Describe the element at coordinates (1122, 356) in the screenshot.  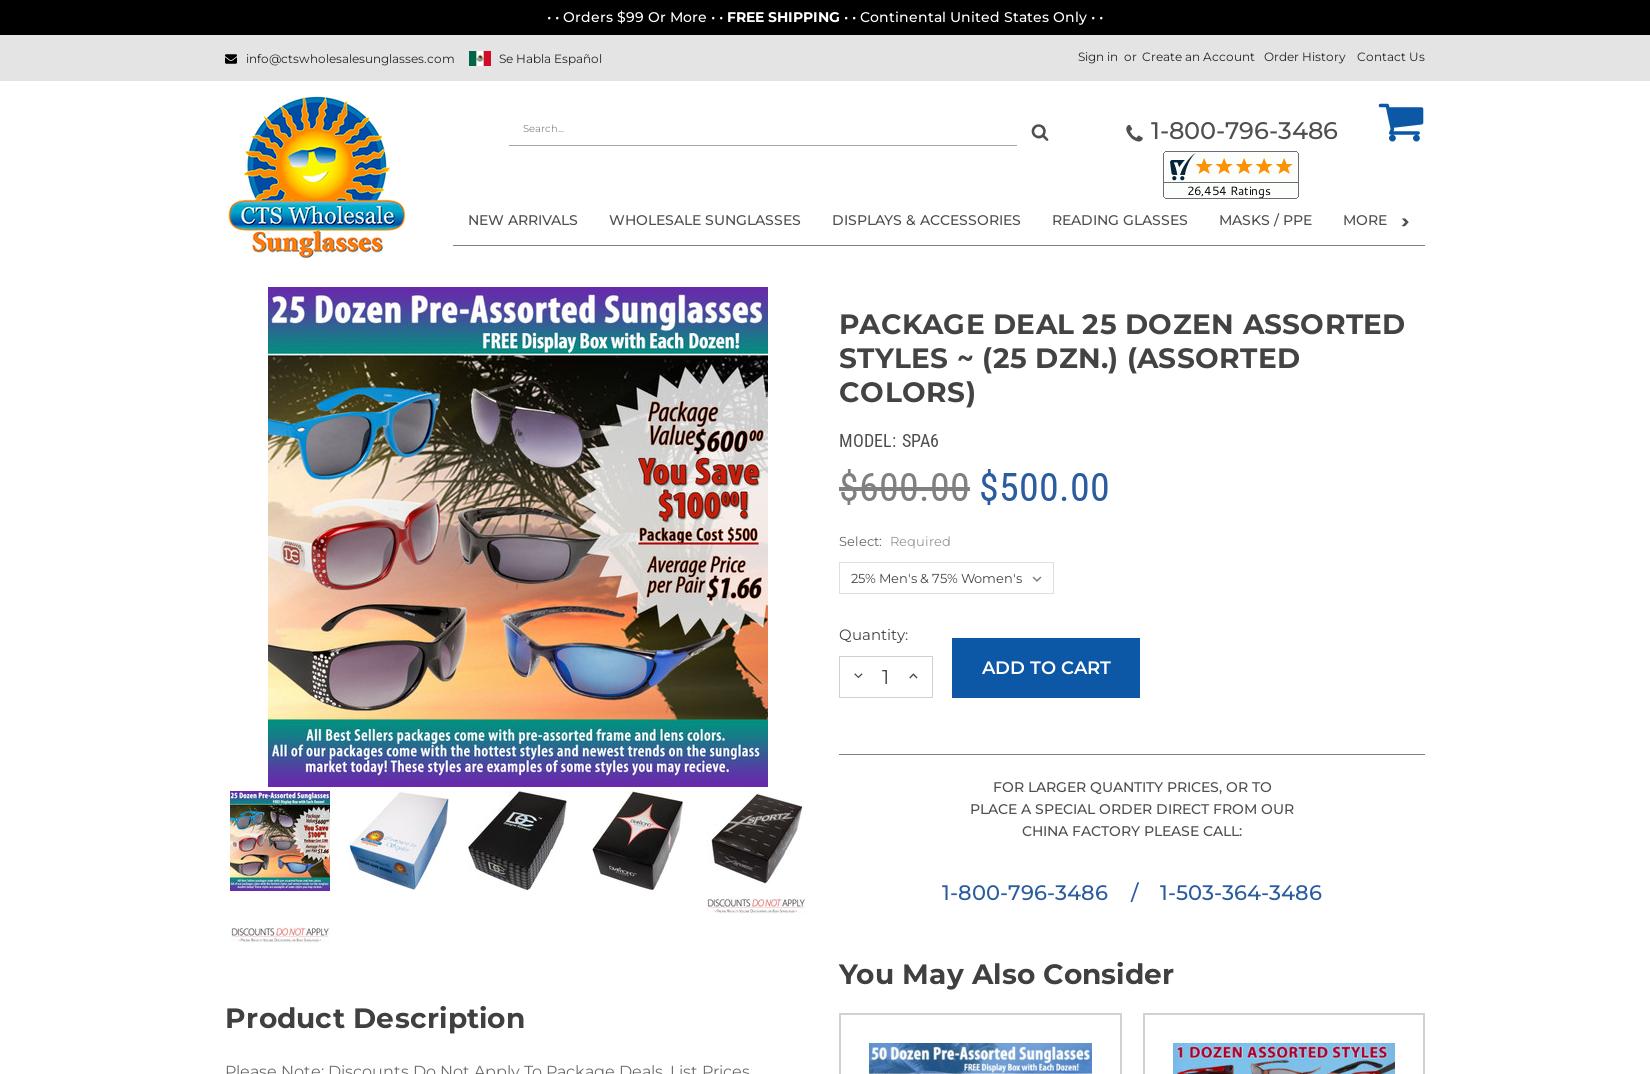
I see `'Package Deal 25 Dozen Assorted Styles ~ (25 dzn.) (Assorted Colors)'` at that location.